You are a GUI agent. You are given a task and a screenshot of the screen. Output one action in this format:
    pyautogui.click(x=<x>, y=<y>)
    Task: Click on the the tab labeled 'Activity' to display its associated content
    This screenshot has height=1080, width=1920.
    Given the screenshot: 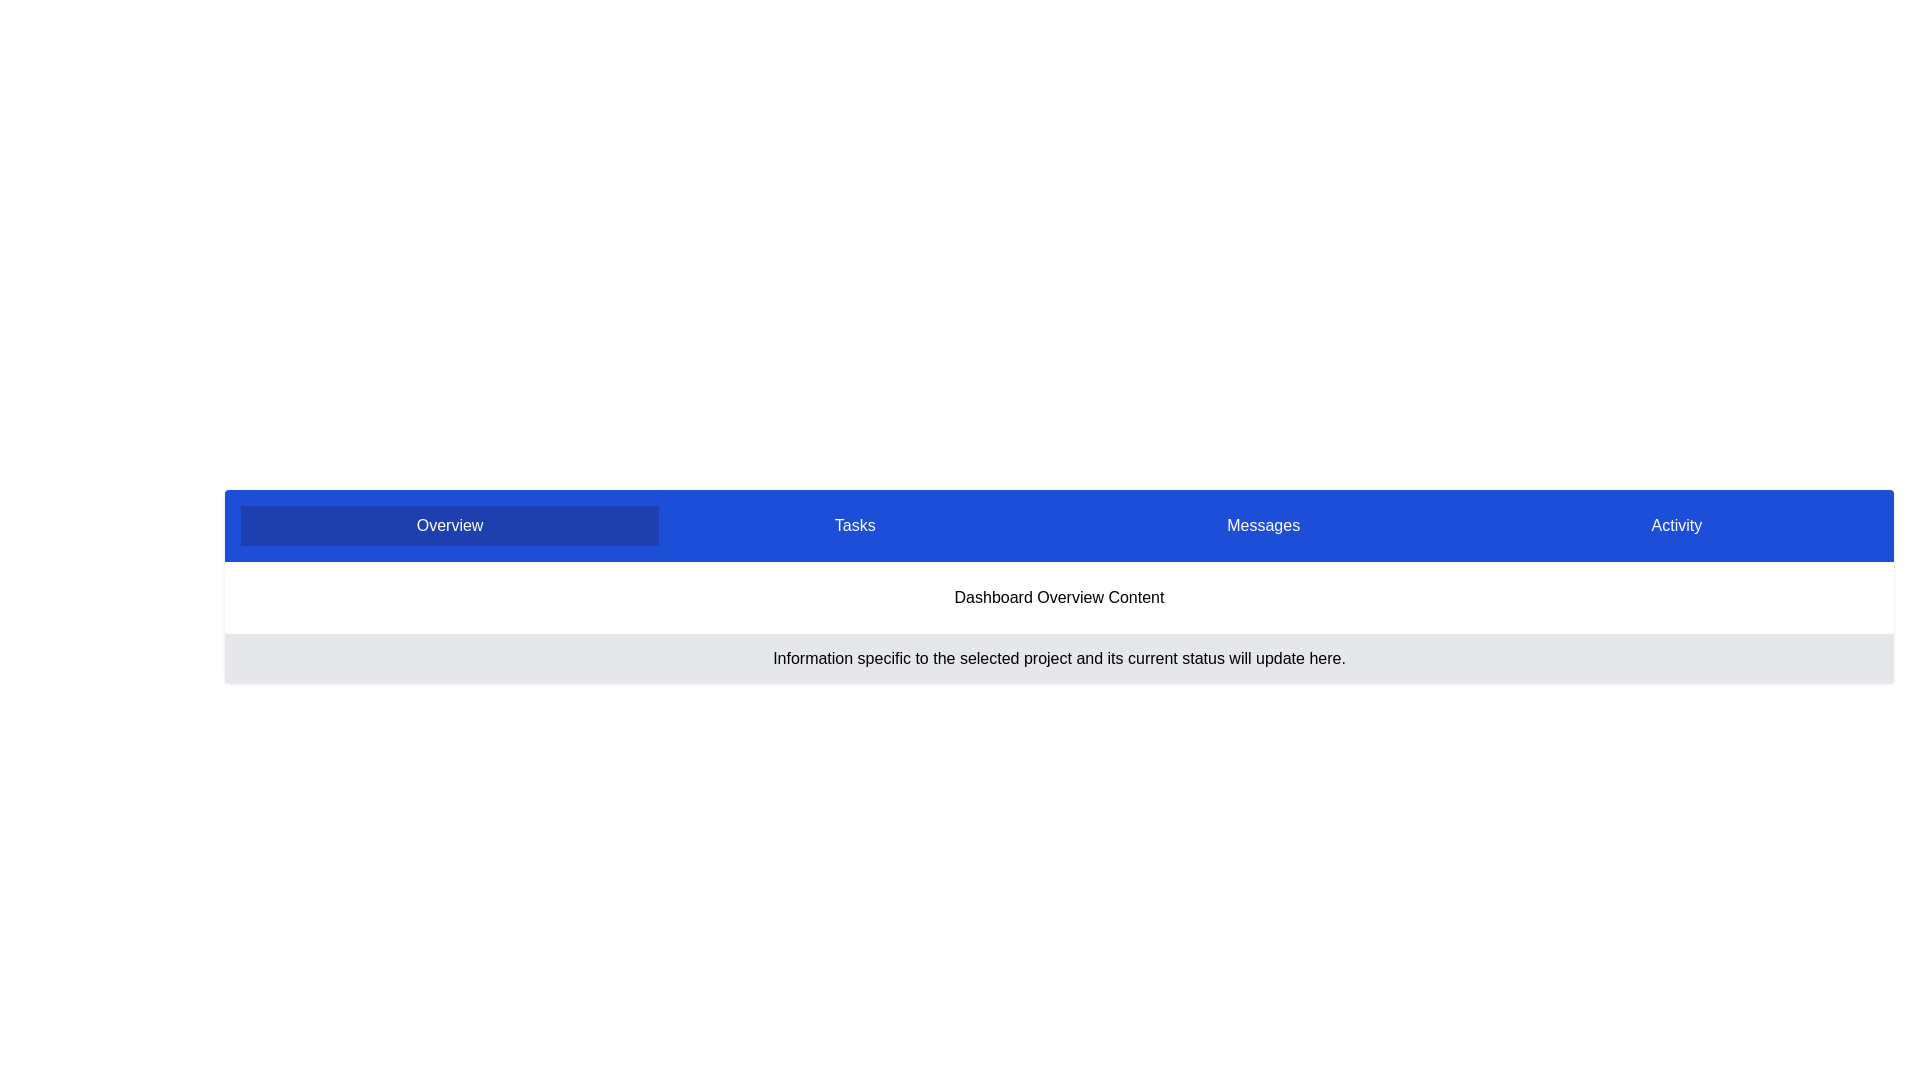 What is the action you would take?
    pyautogui.click(x=1676, y=524)
    